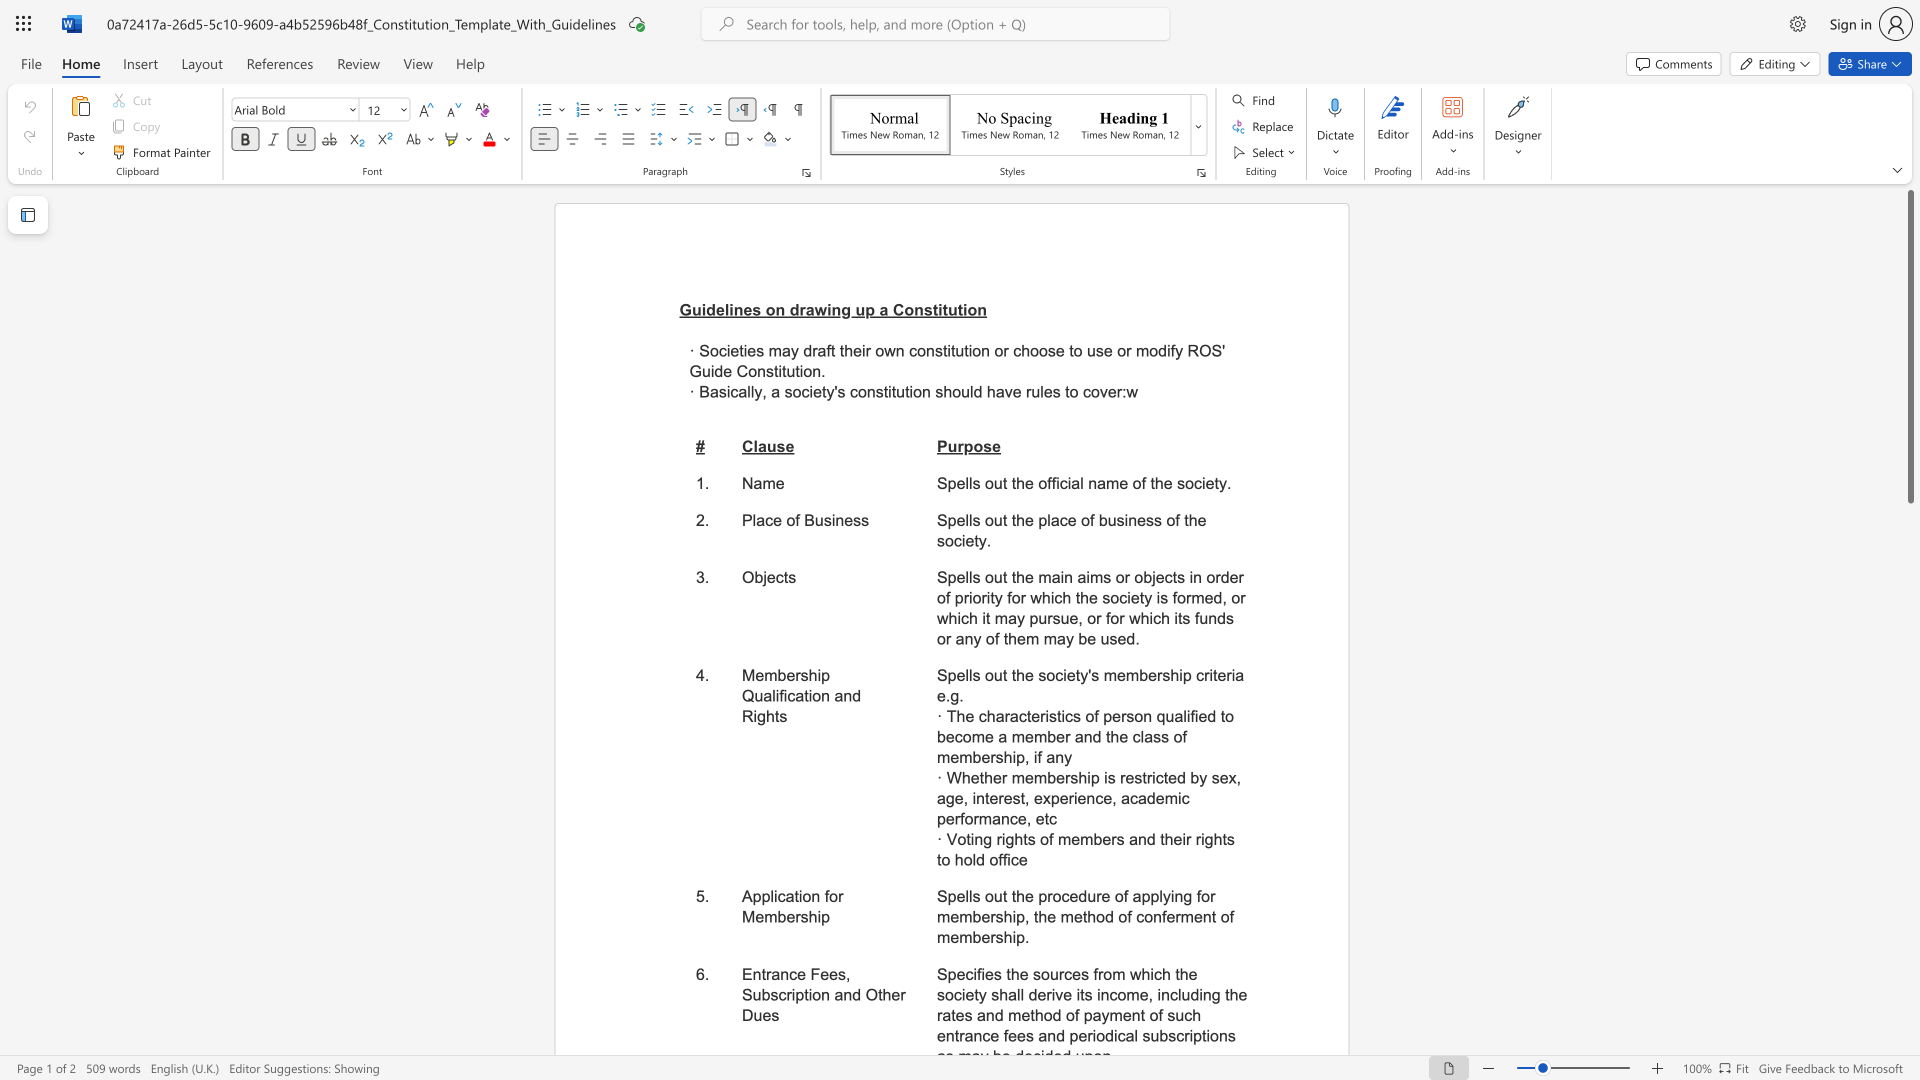 This screenshot has width=1920, height=1080. What do you see at coordinates (1909, 820) in the screenshot?
I see `the scrollbar to adjust the page downward` at bounding box center [1909, 820].